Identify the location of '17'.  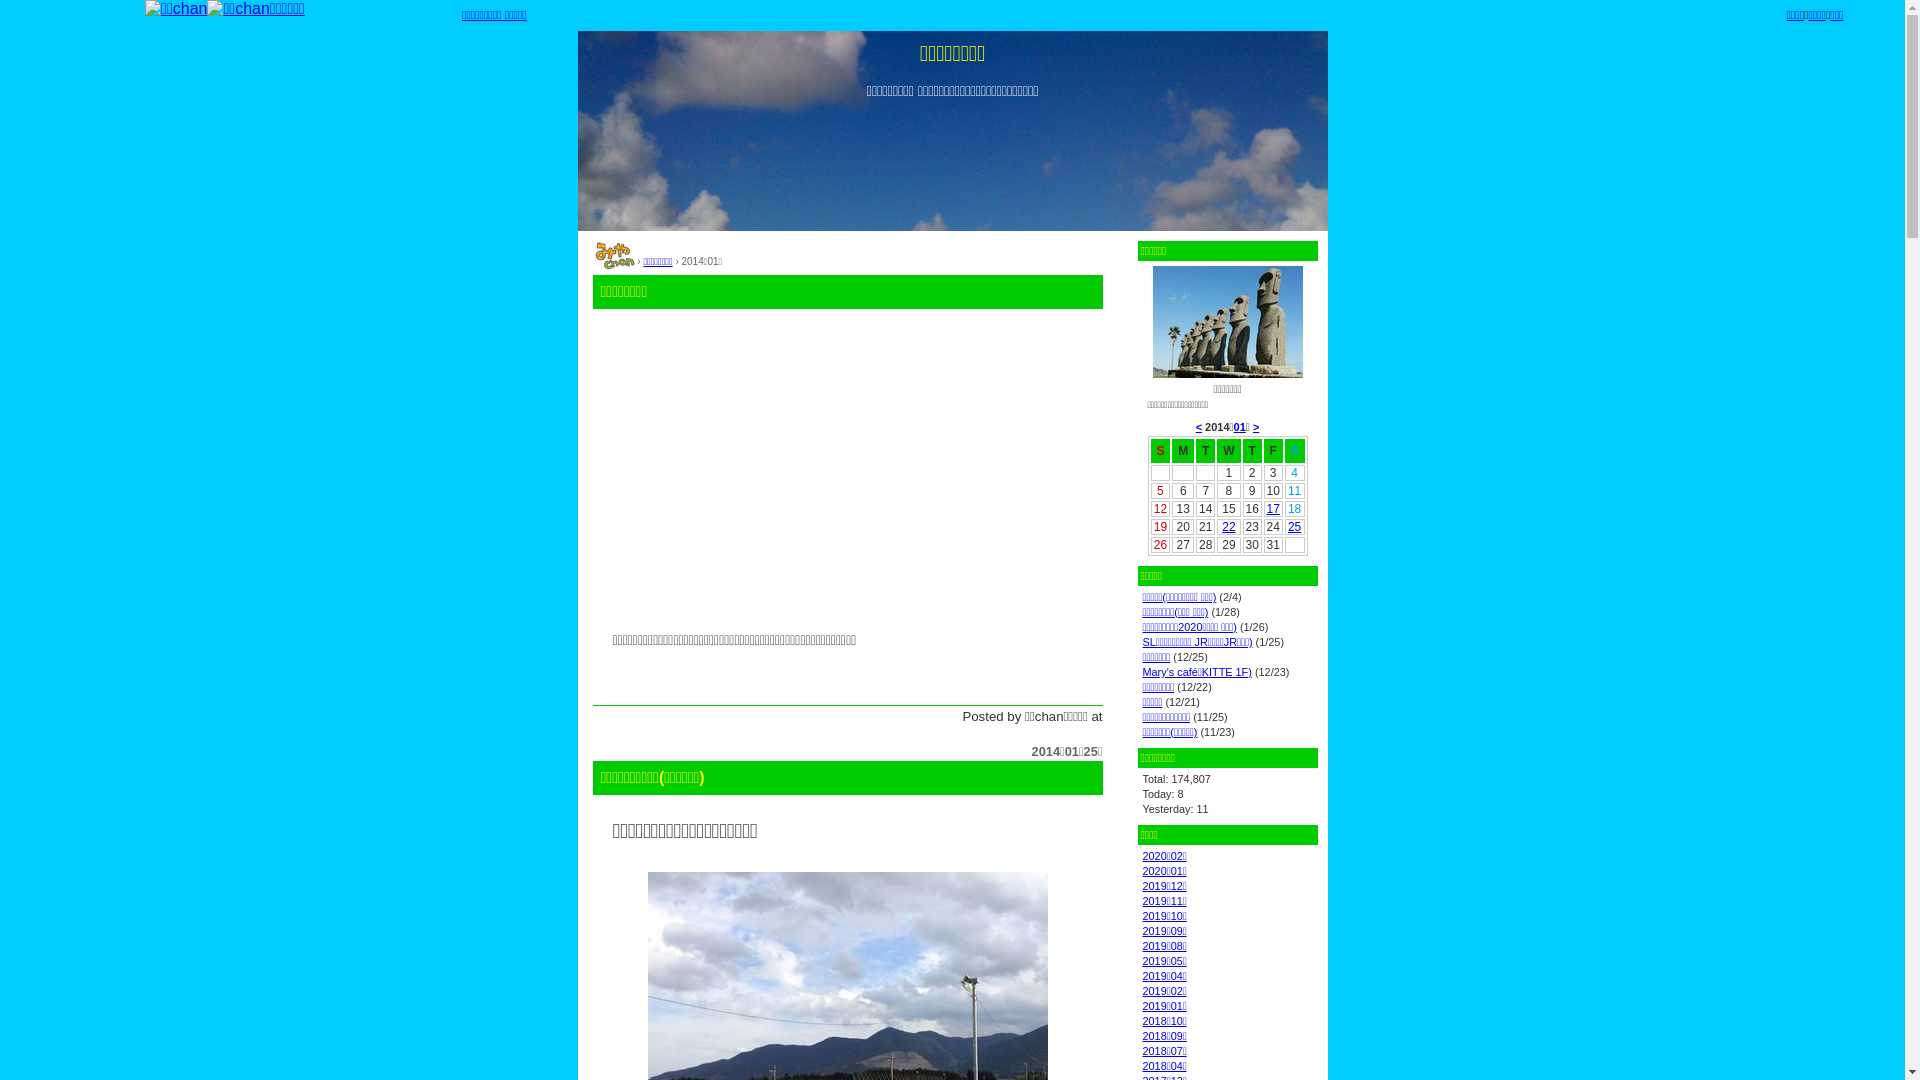
(1271, 508).